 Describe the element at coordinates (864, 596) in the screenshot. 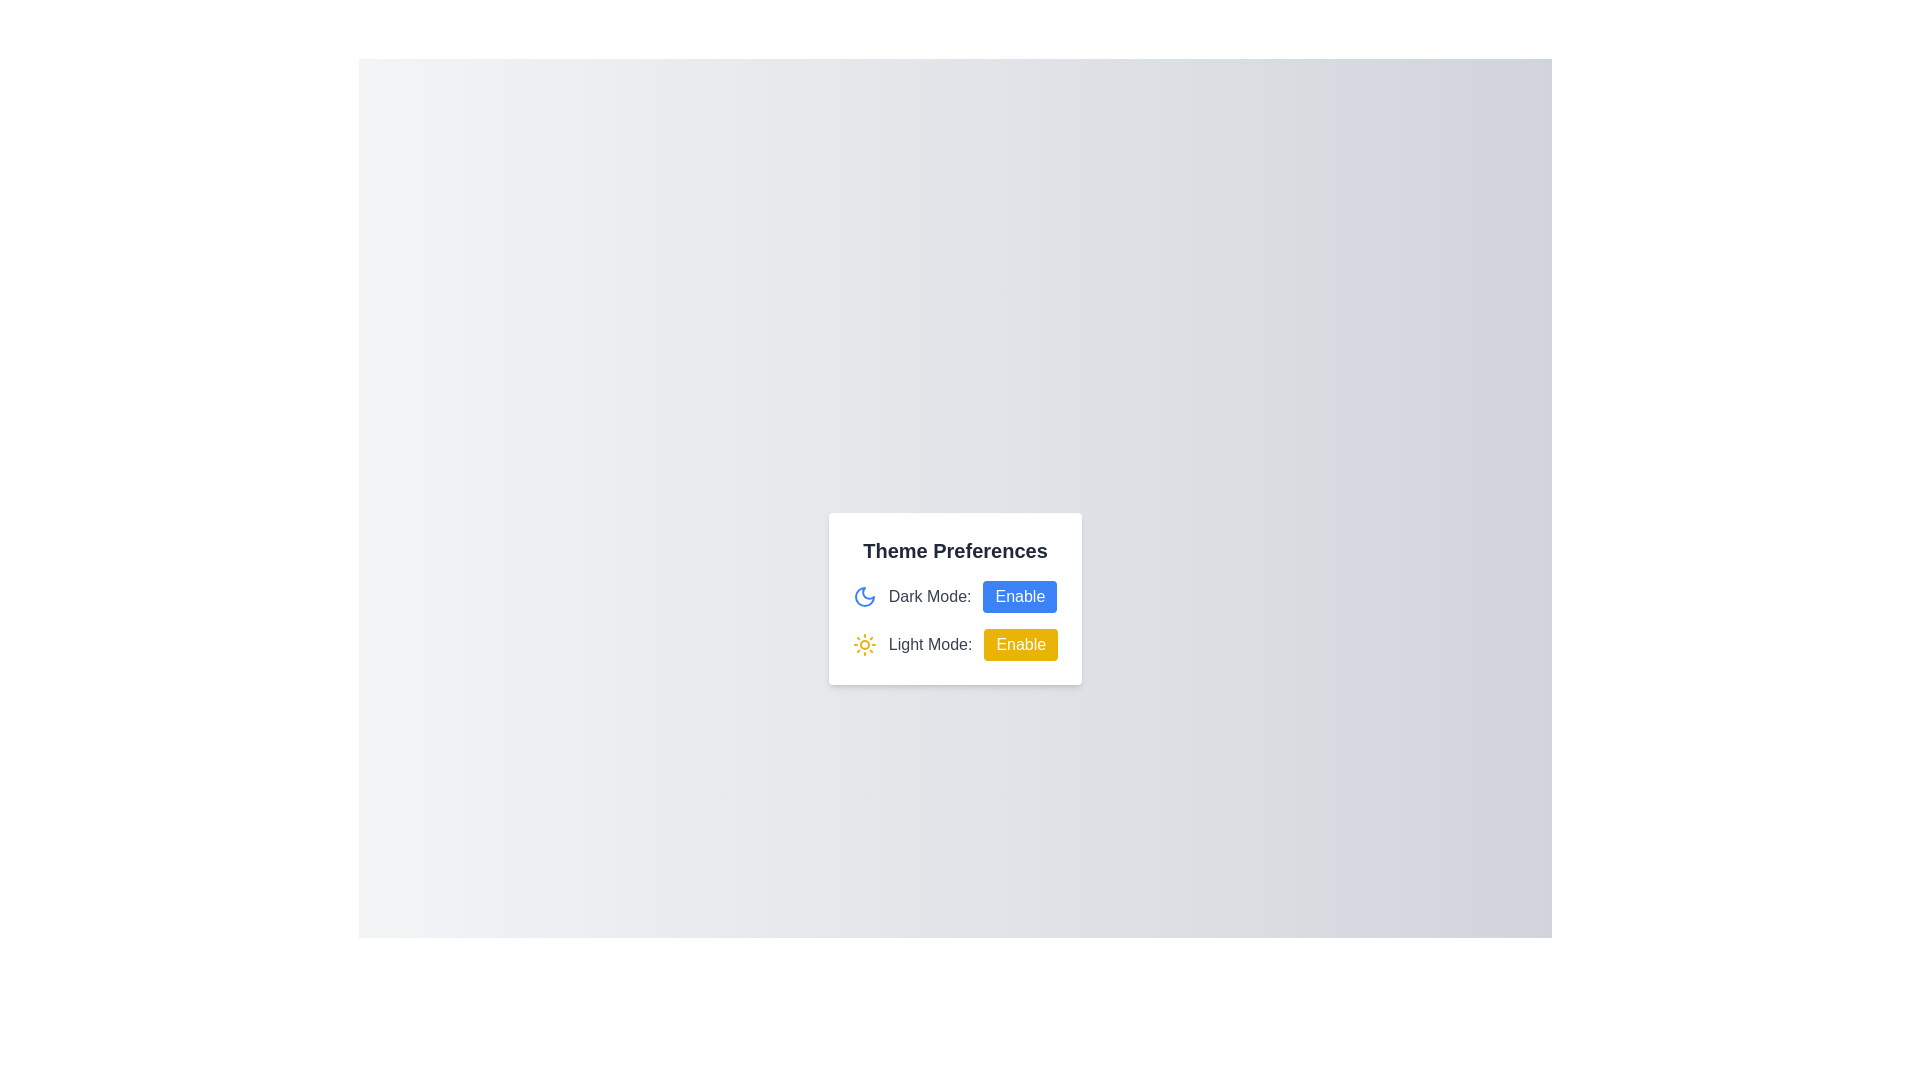

I see `the crescent moon icon indicating the 'Dark Mode' functionality, which is located to the left of the text 'Dark Mode: Enable'` at that location.